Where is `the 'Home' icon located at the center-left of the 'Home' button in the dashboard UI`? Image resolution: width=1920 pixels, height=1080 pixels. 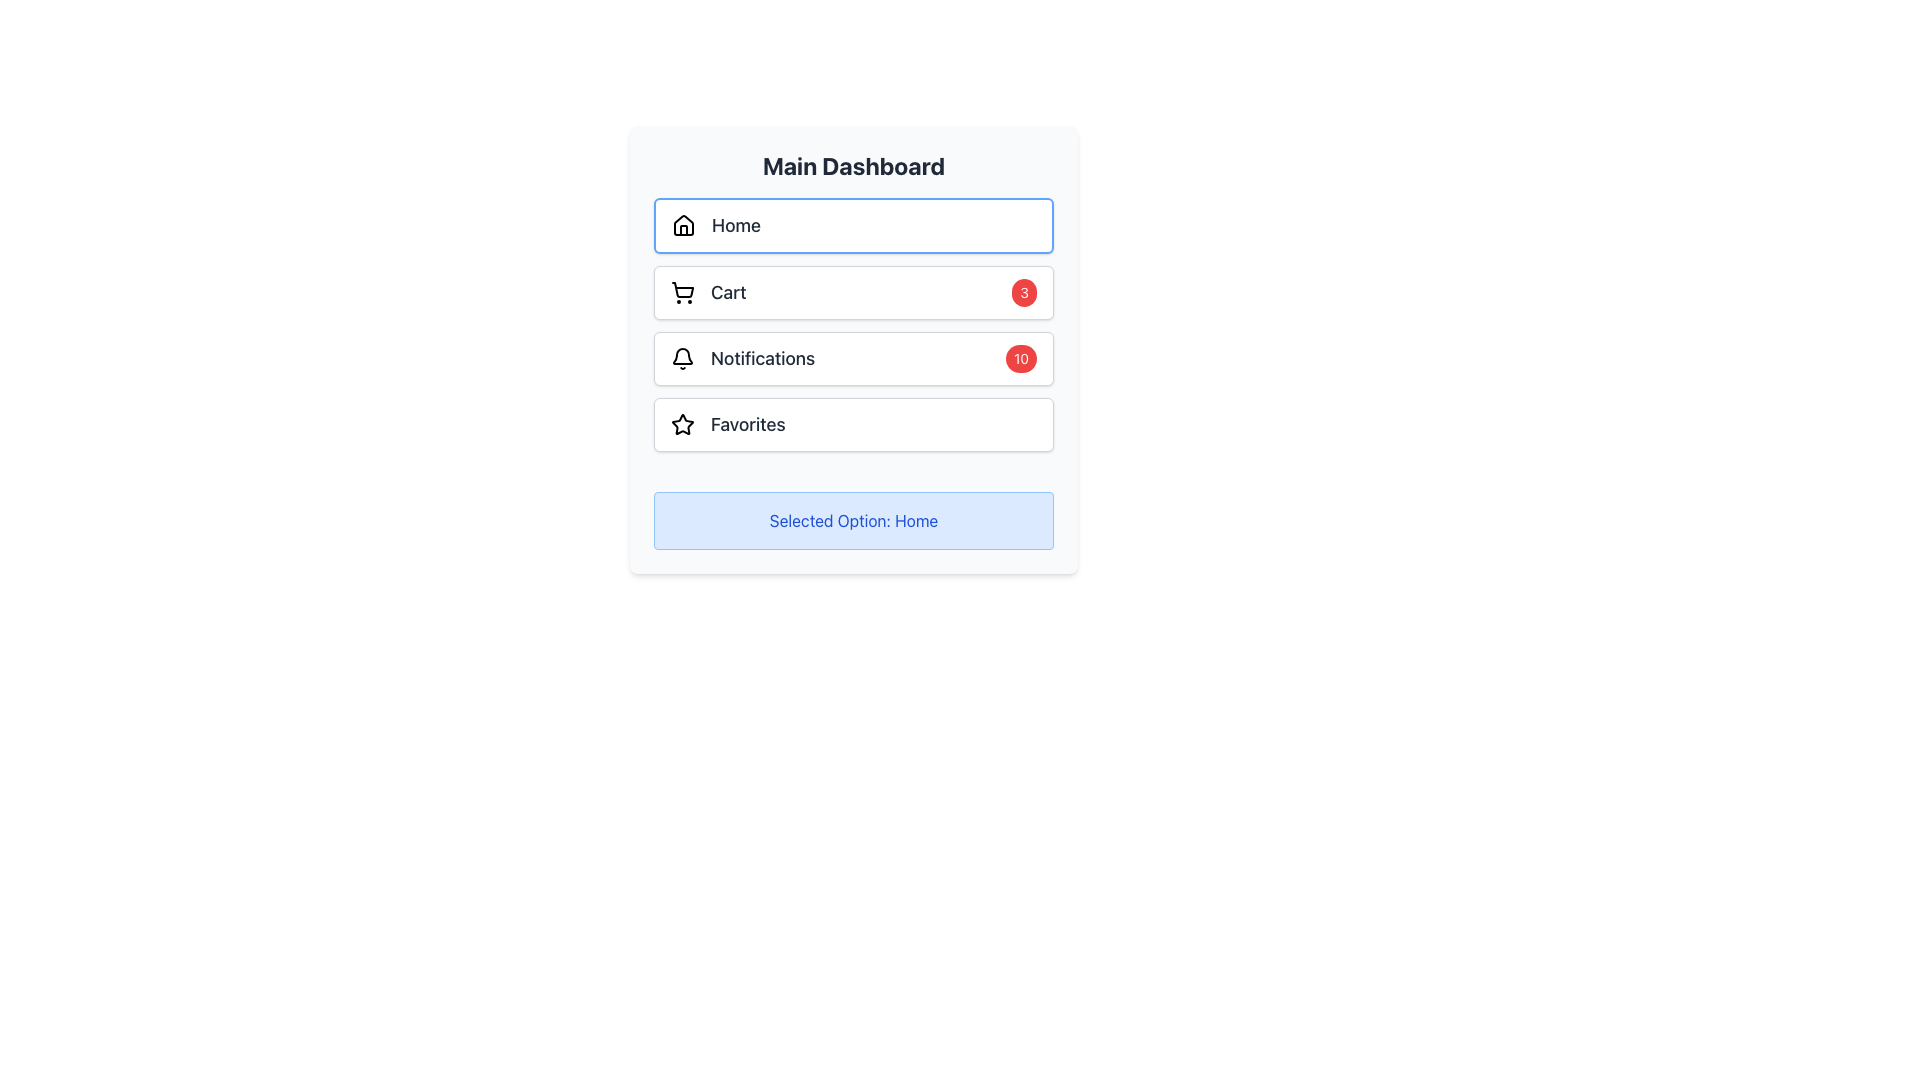 the 'Home' icon located at the center-left of the 'Home' button in the dashboard UI is located at coordinates (684, 224).